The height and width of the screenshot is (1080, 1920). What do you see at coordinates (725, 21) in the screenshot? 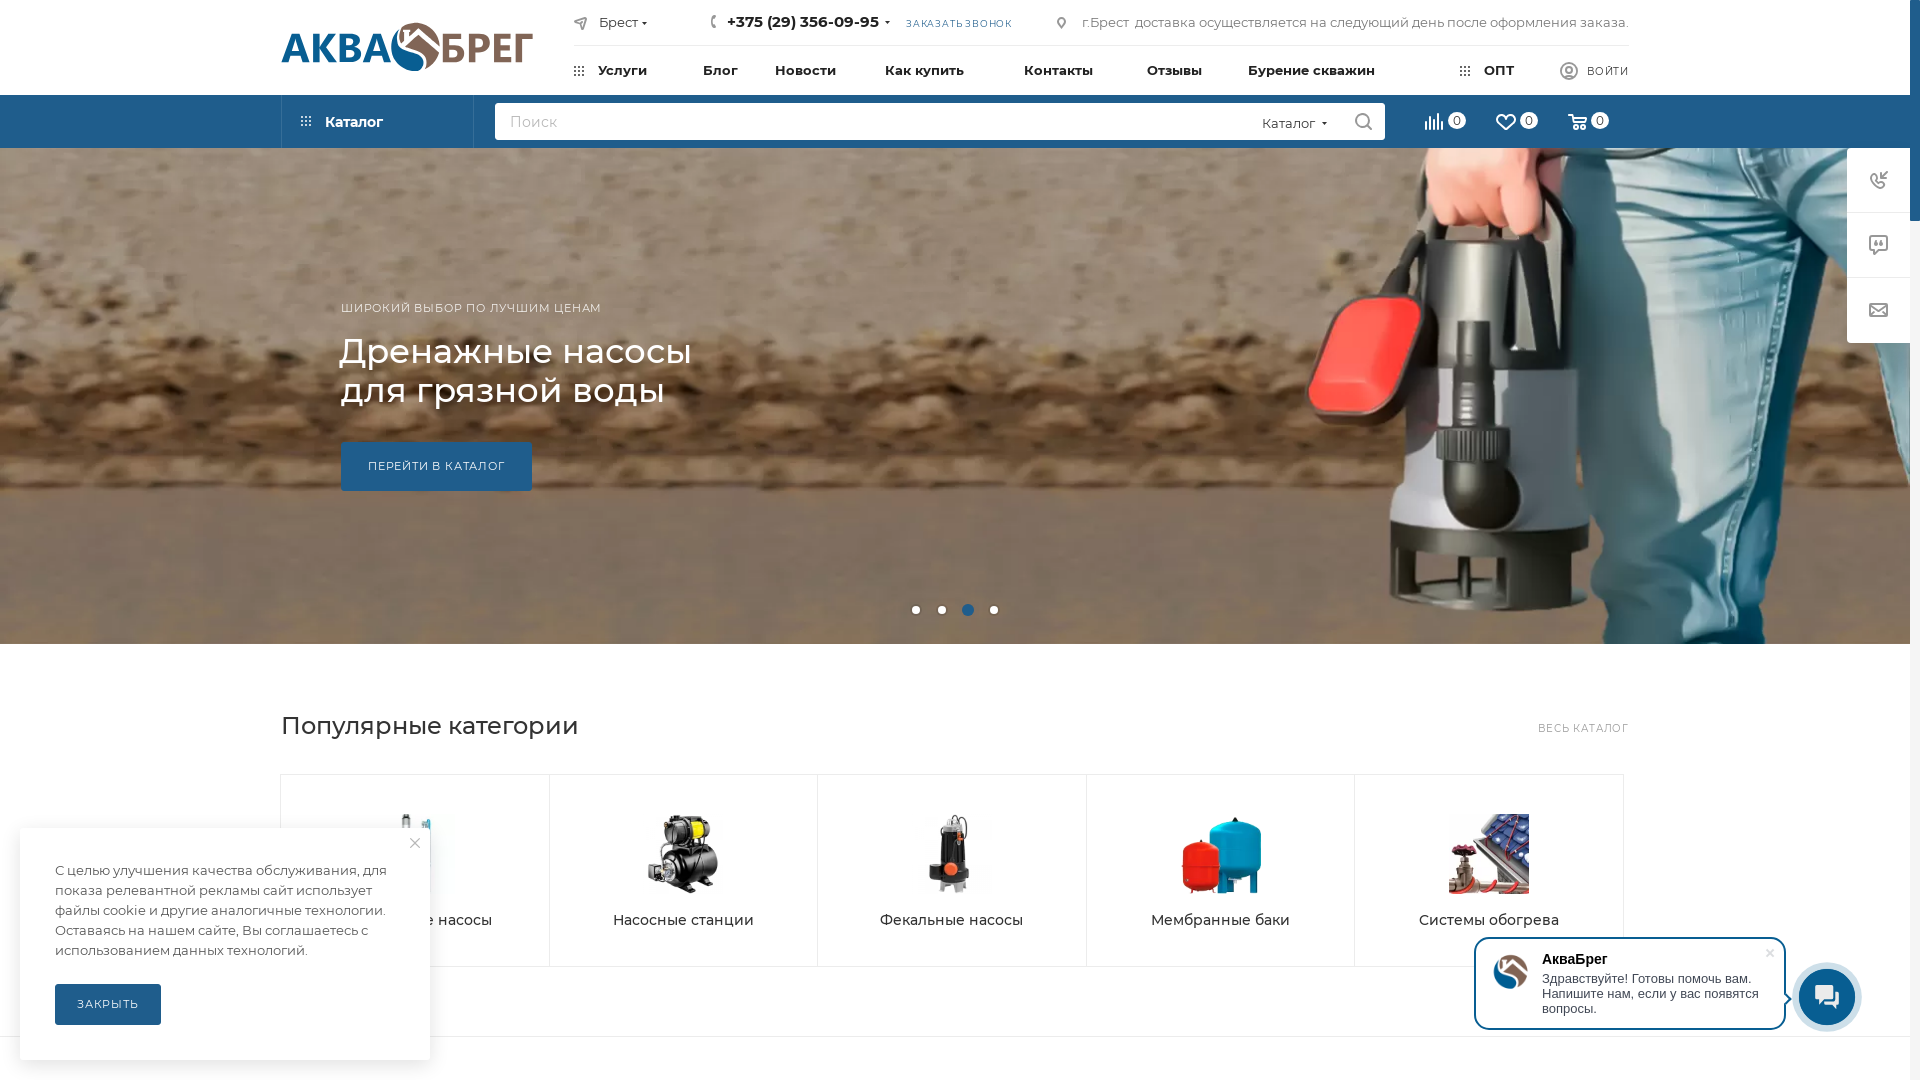
I see `'+375 (29) 356-09-95'` at bounding box center [725, 21].